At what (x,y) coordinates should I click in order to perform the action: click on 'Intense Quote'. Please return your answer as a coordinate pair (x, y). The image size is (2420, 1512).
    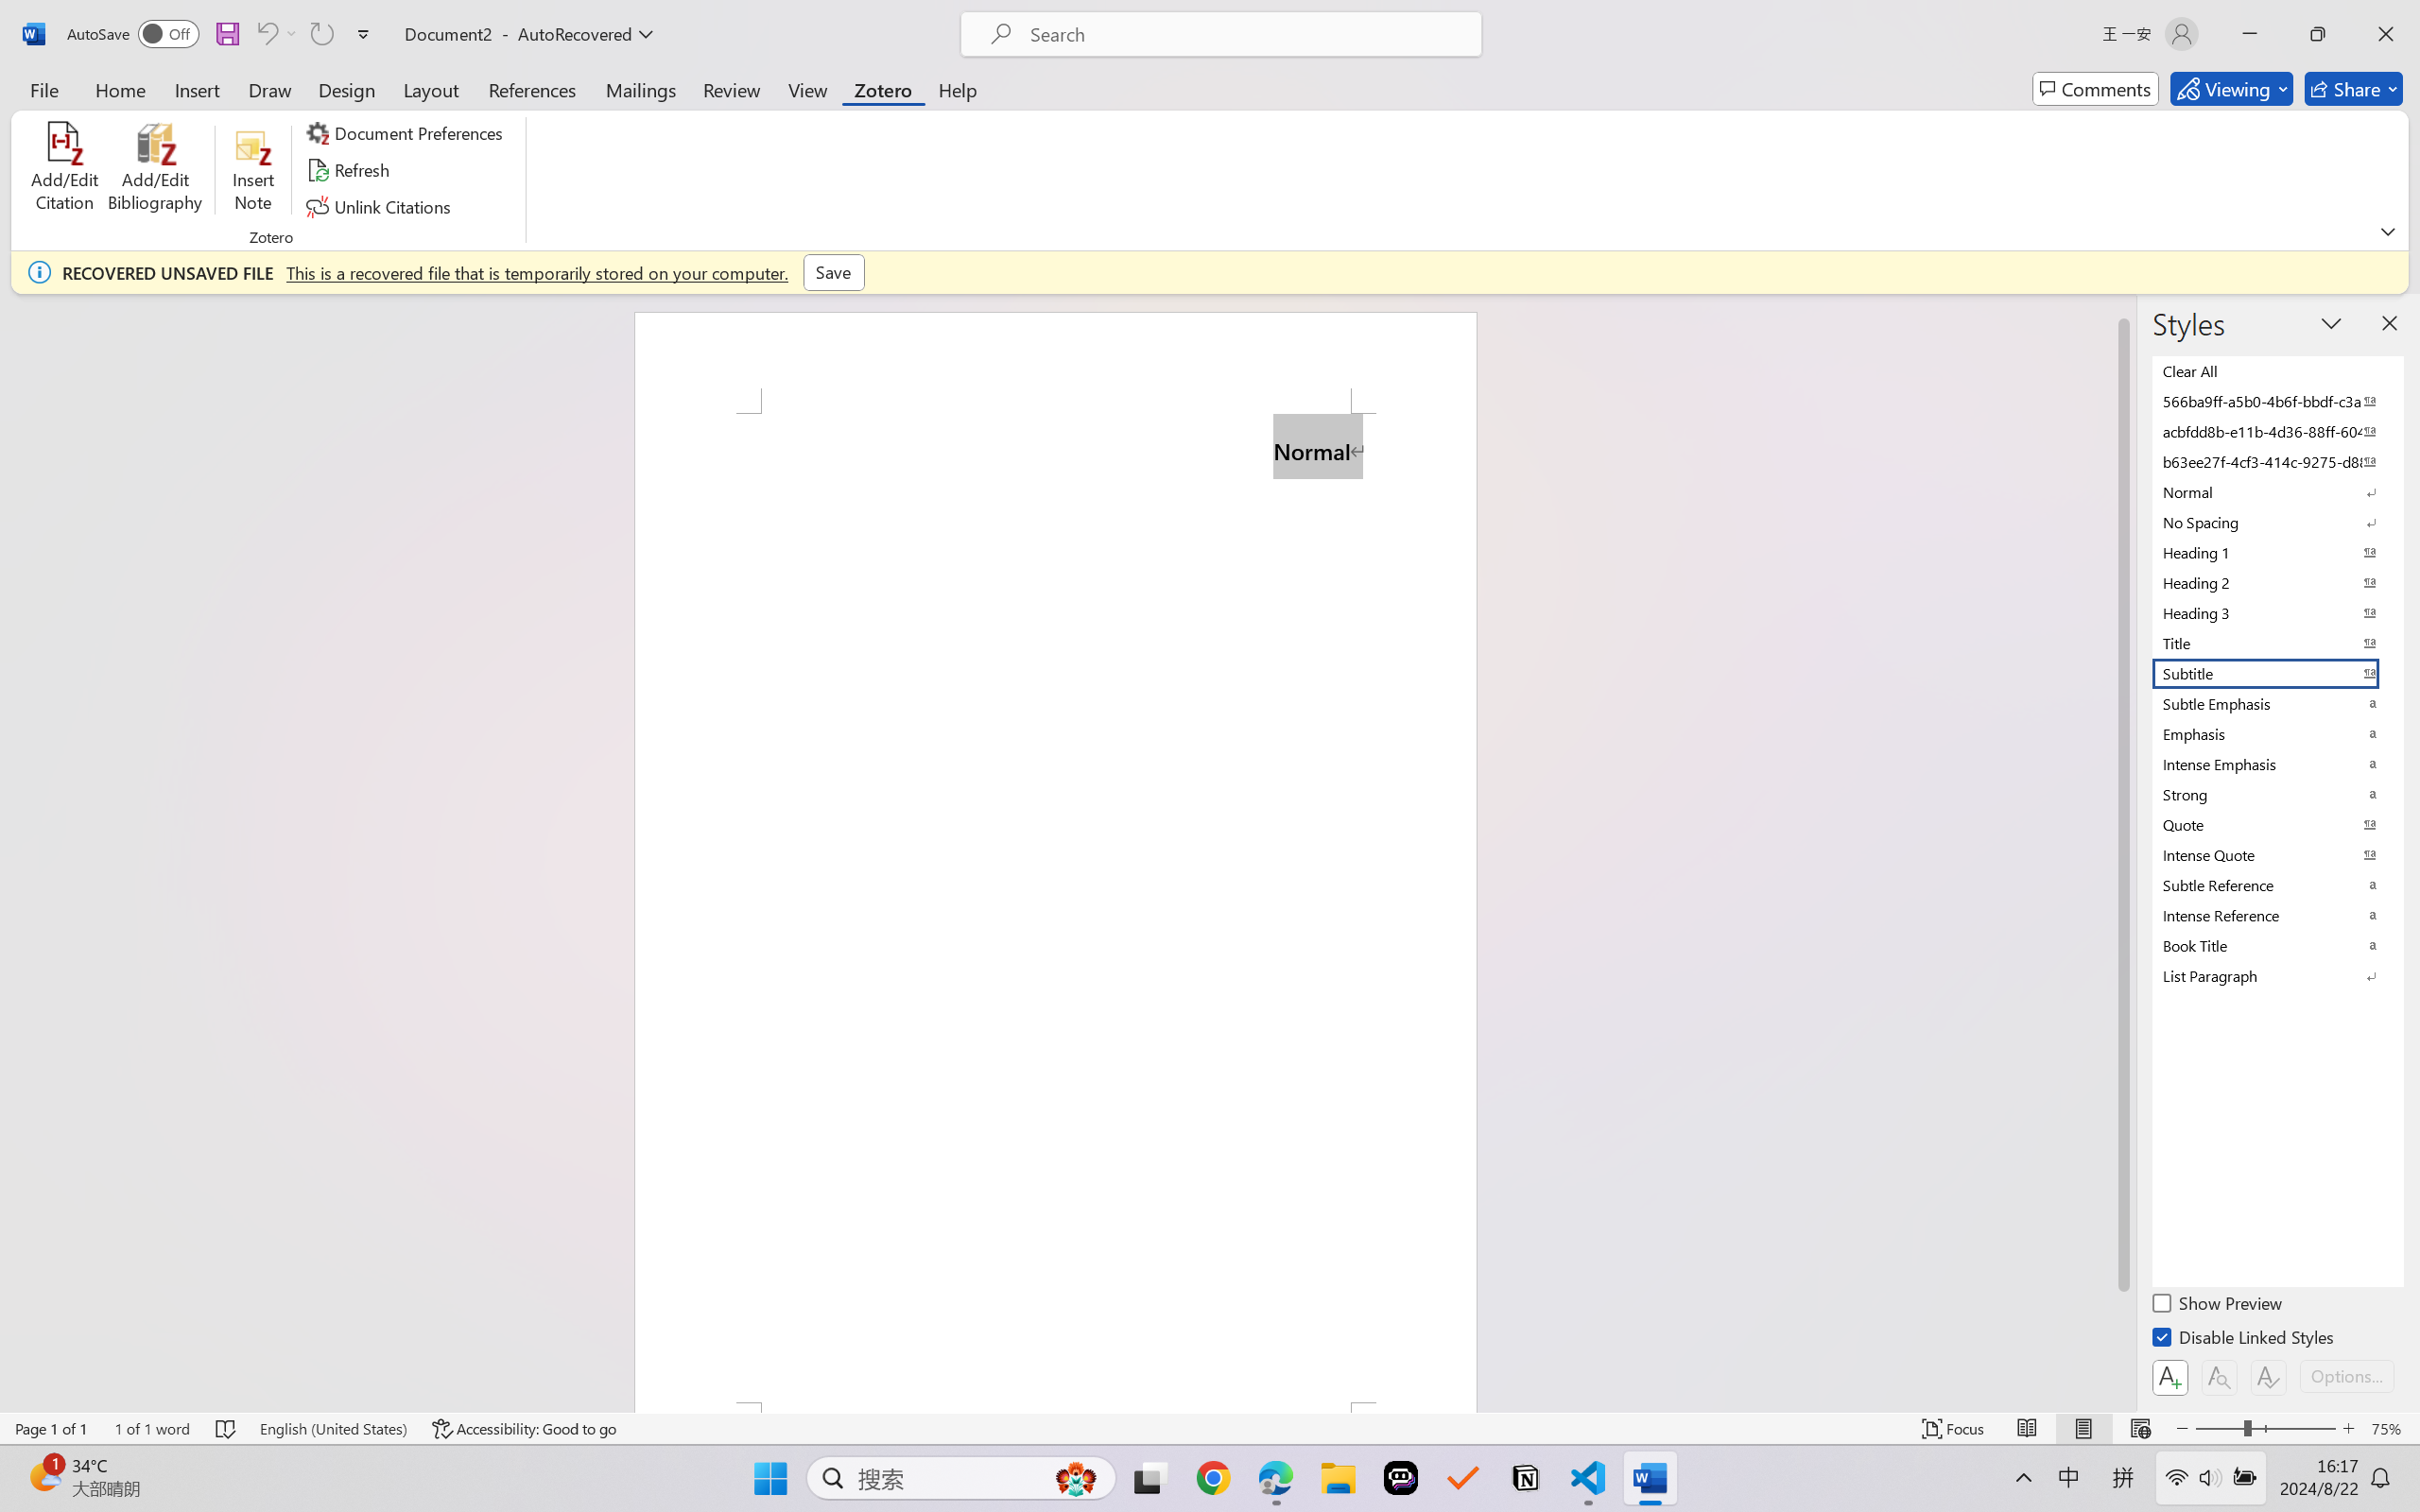
    Looking at the image, I should click on (2275, 855).